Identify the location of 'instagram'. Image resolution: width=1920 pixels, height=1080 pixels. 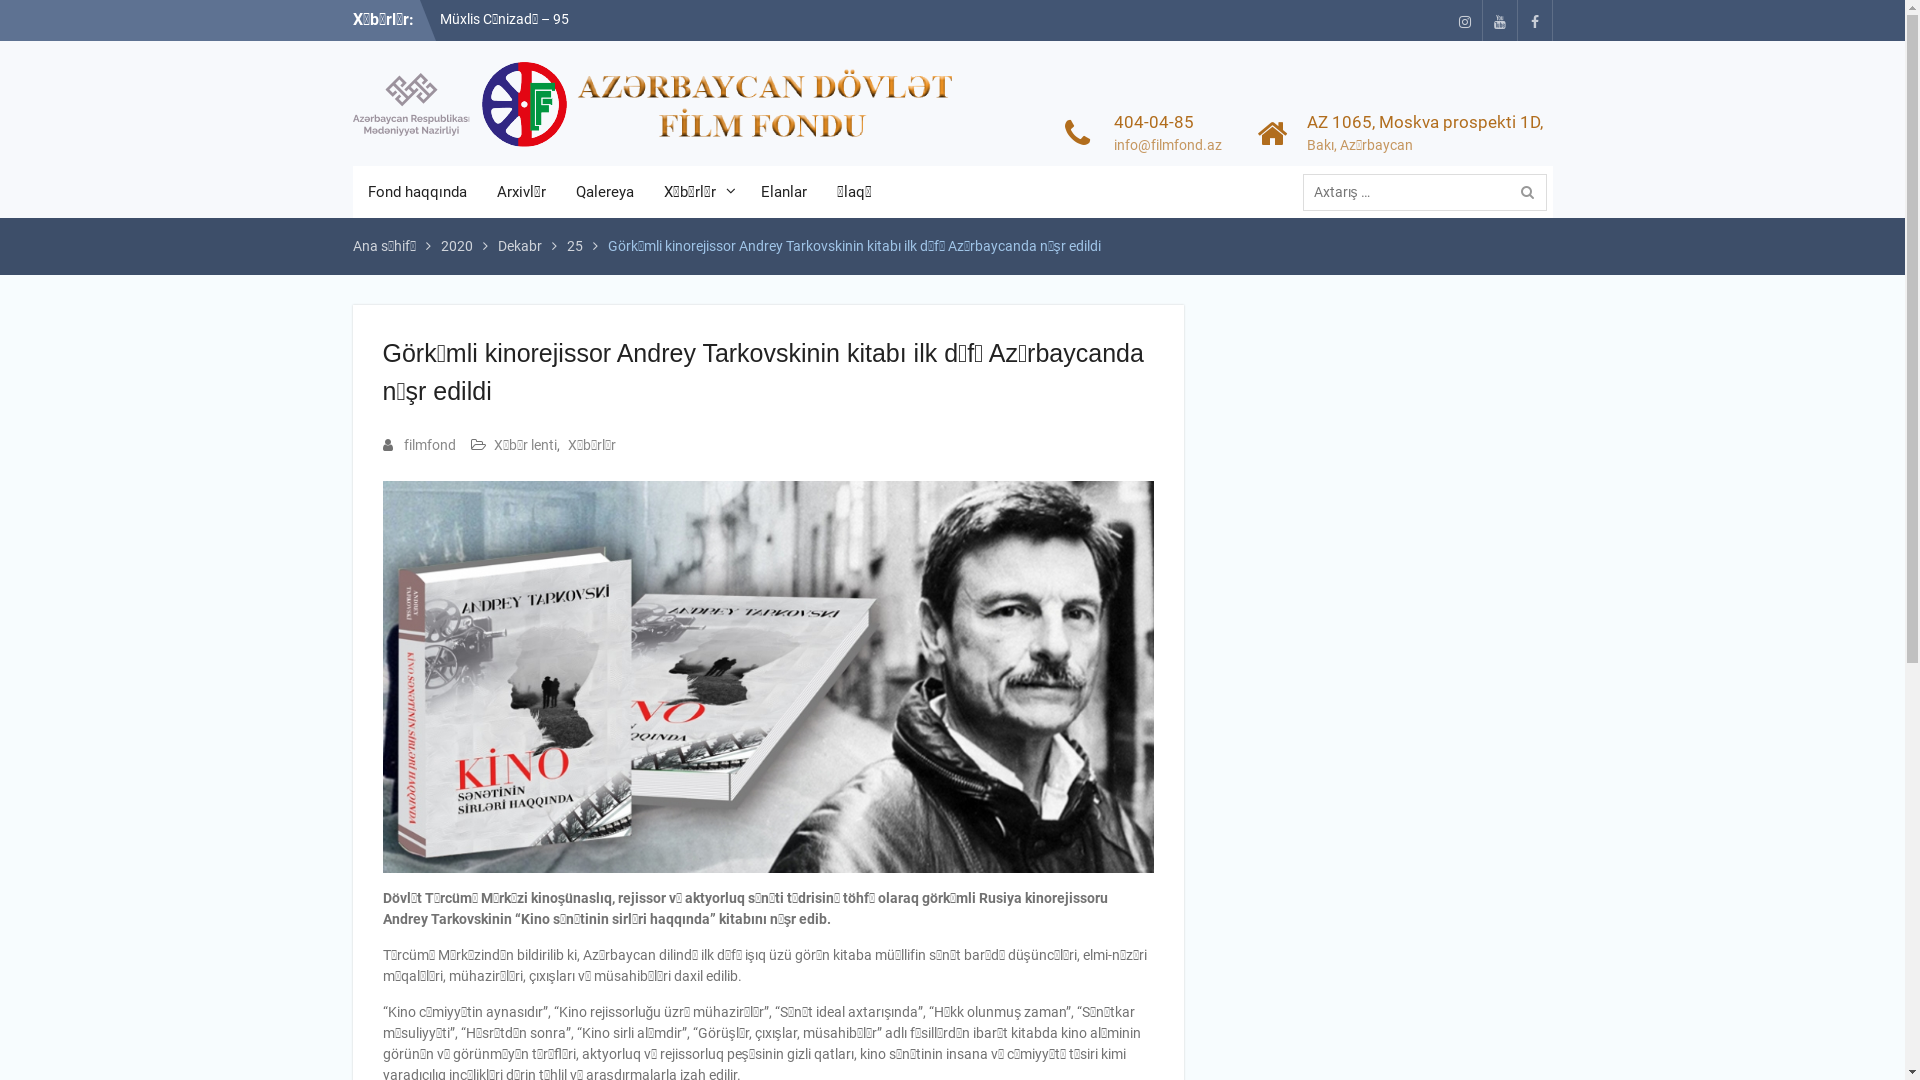
(1454, 20).